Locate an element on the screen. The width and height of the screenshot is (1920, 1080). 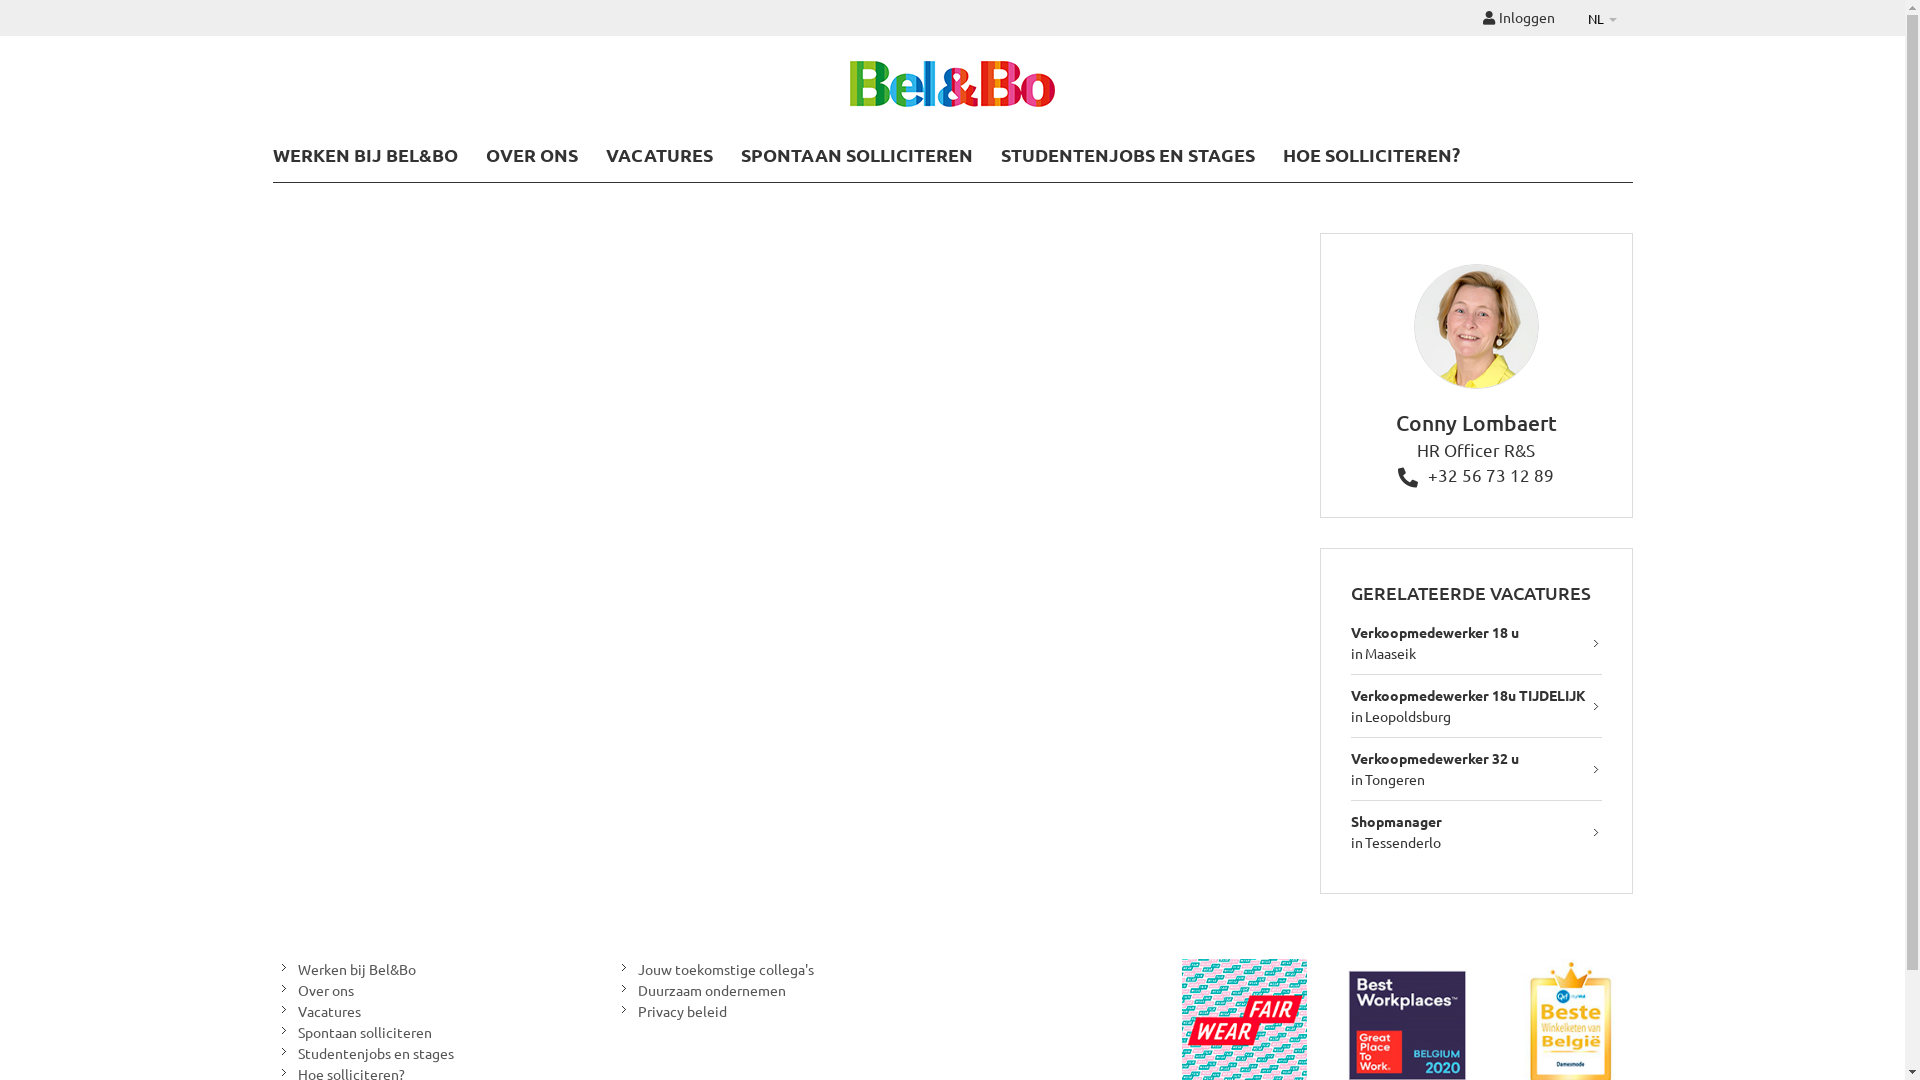
'Shopmanager' is located at coordinates (1395, 821).